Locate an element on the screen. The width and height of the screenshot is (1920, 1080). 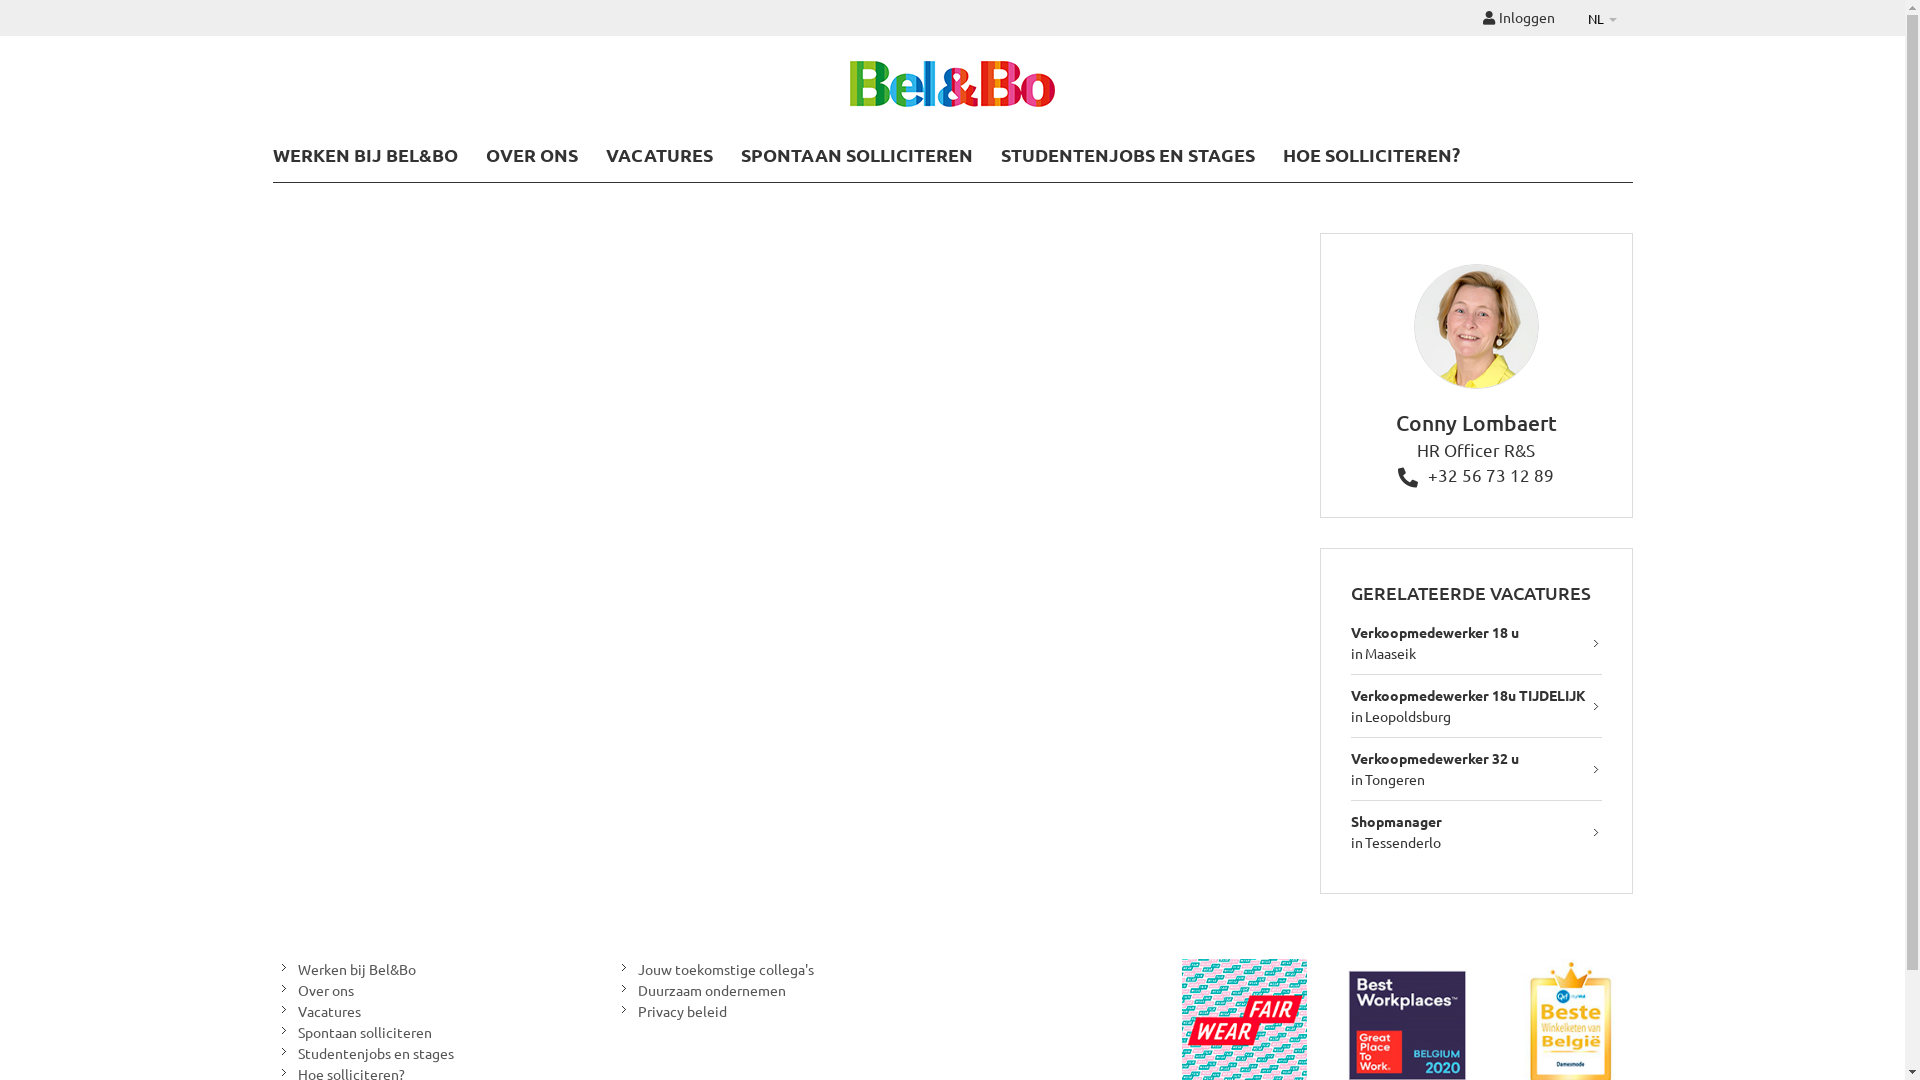
'Shopmanager' is located at coordinates (1395, 821).